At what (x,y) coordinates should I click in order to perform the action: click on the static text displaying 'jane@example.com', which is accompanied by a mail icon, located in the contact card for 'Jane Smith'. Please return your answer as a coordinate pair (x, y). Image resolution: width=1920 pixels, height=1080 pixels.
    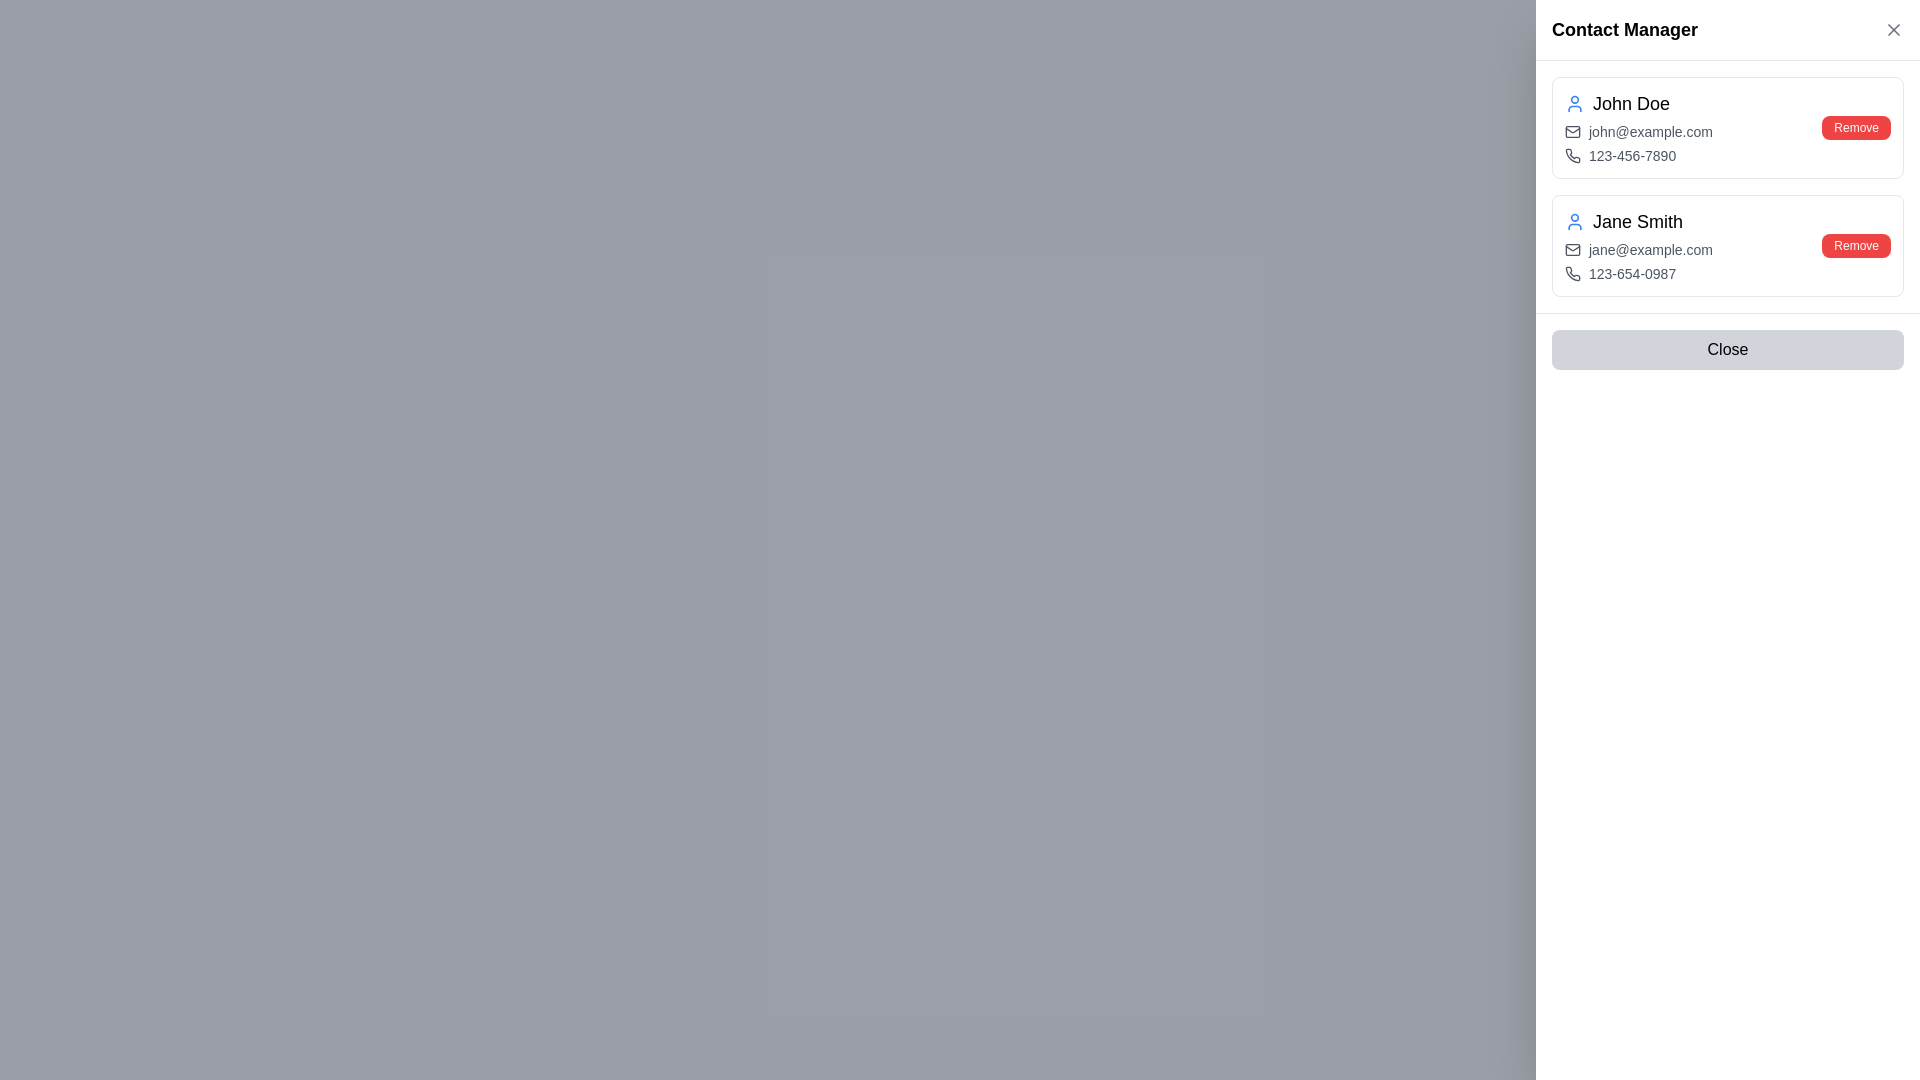
    Looking at the image, I should click on (1638, 249).